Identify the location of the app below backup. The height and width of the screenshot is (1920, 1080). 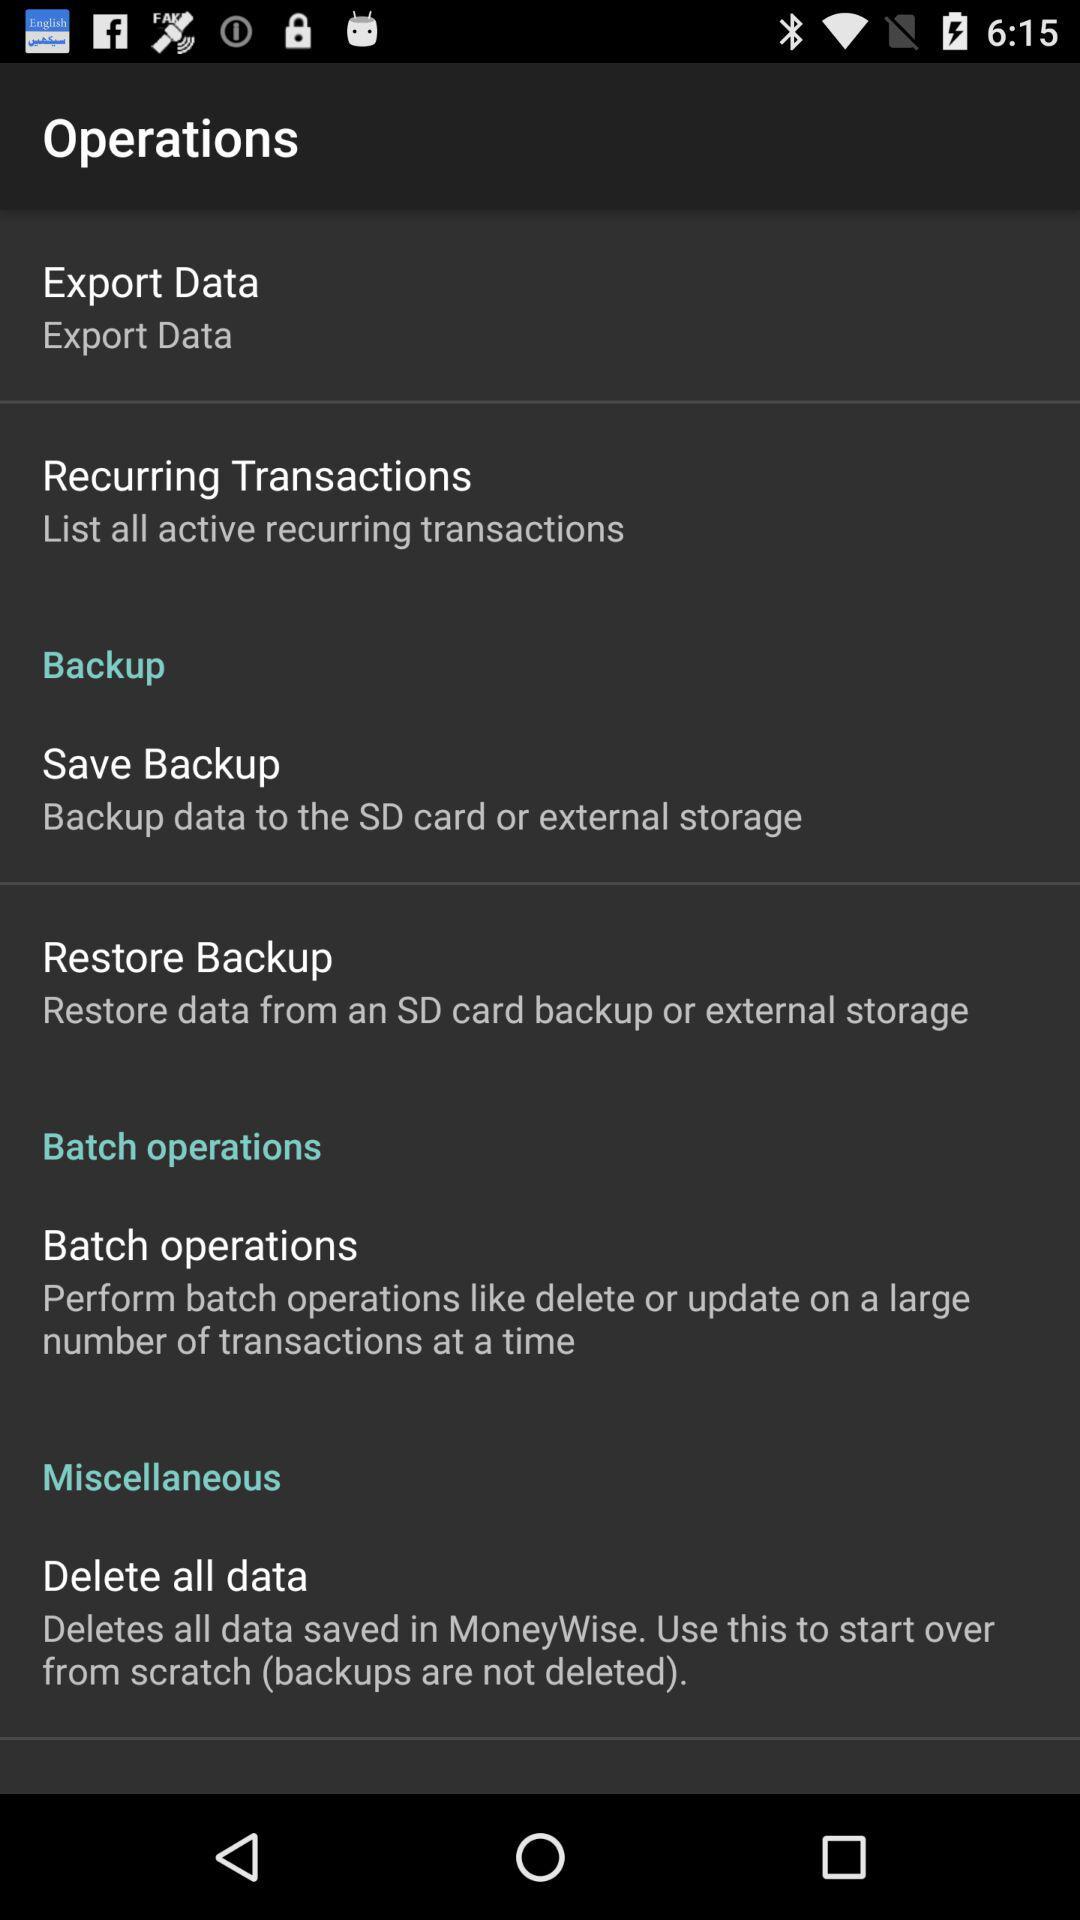
(160, 761).